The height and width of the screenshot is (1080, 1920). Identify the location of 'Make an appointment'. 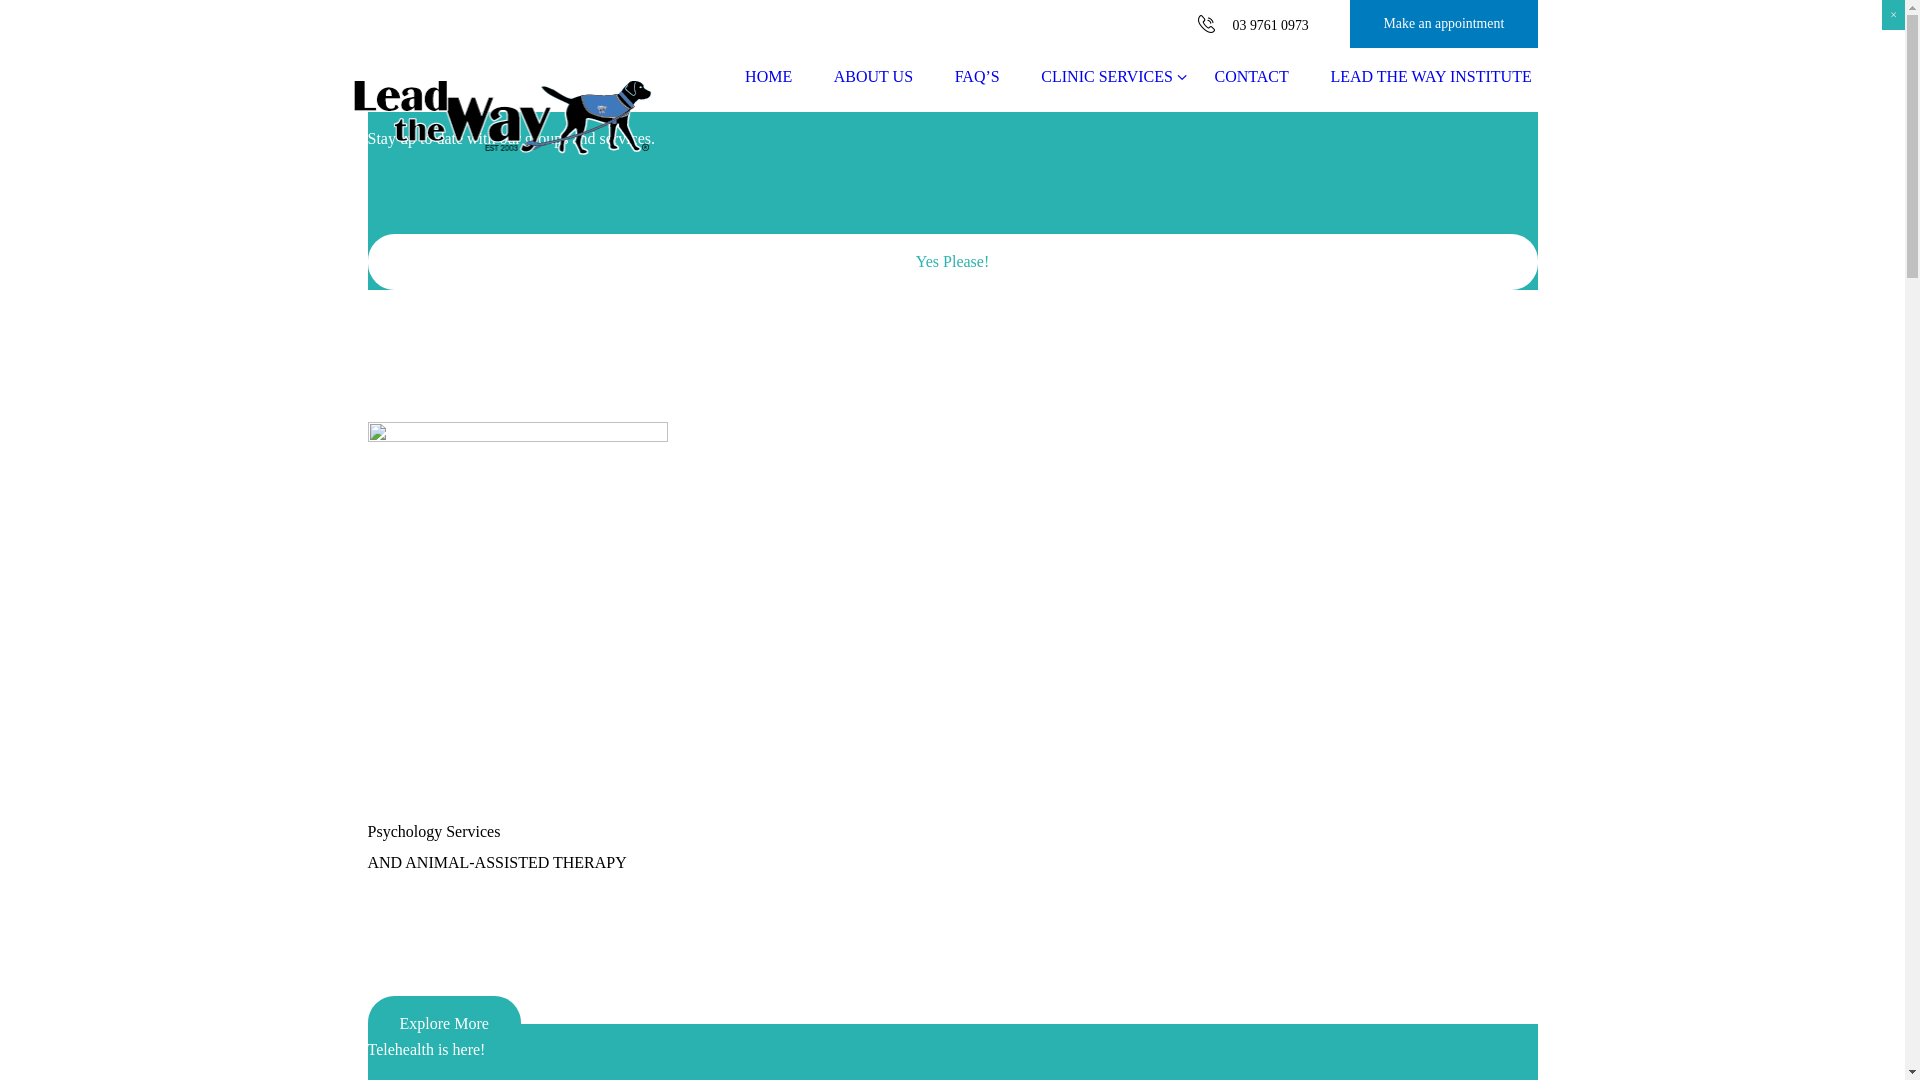
(1444, 23).